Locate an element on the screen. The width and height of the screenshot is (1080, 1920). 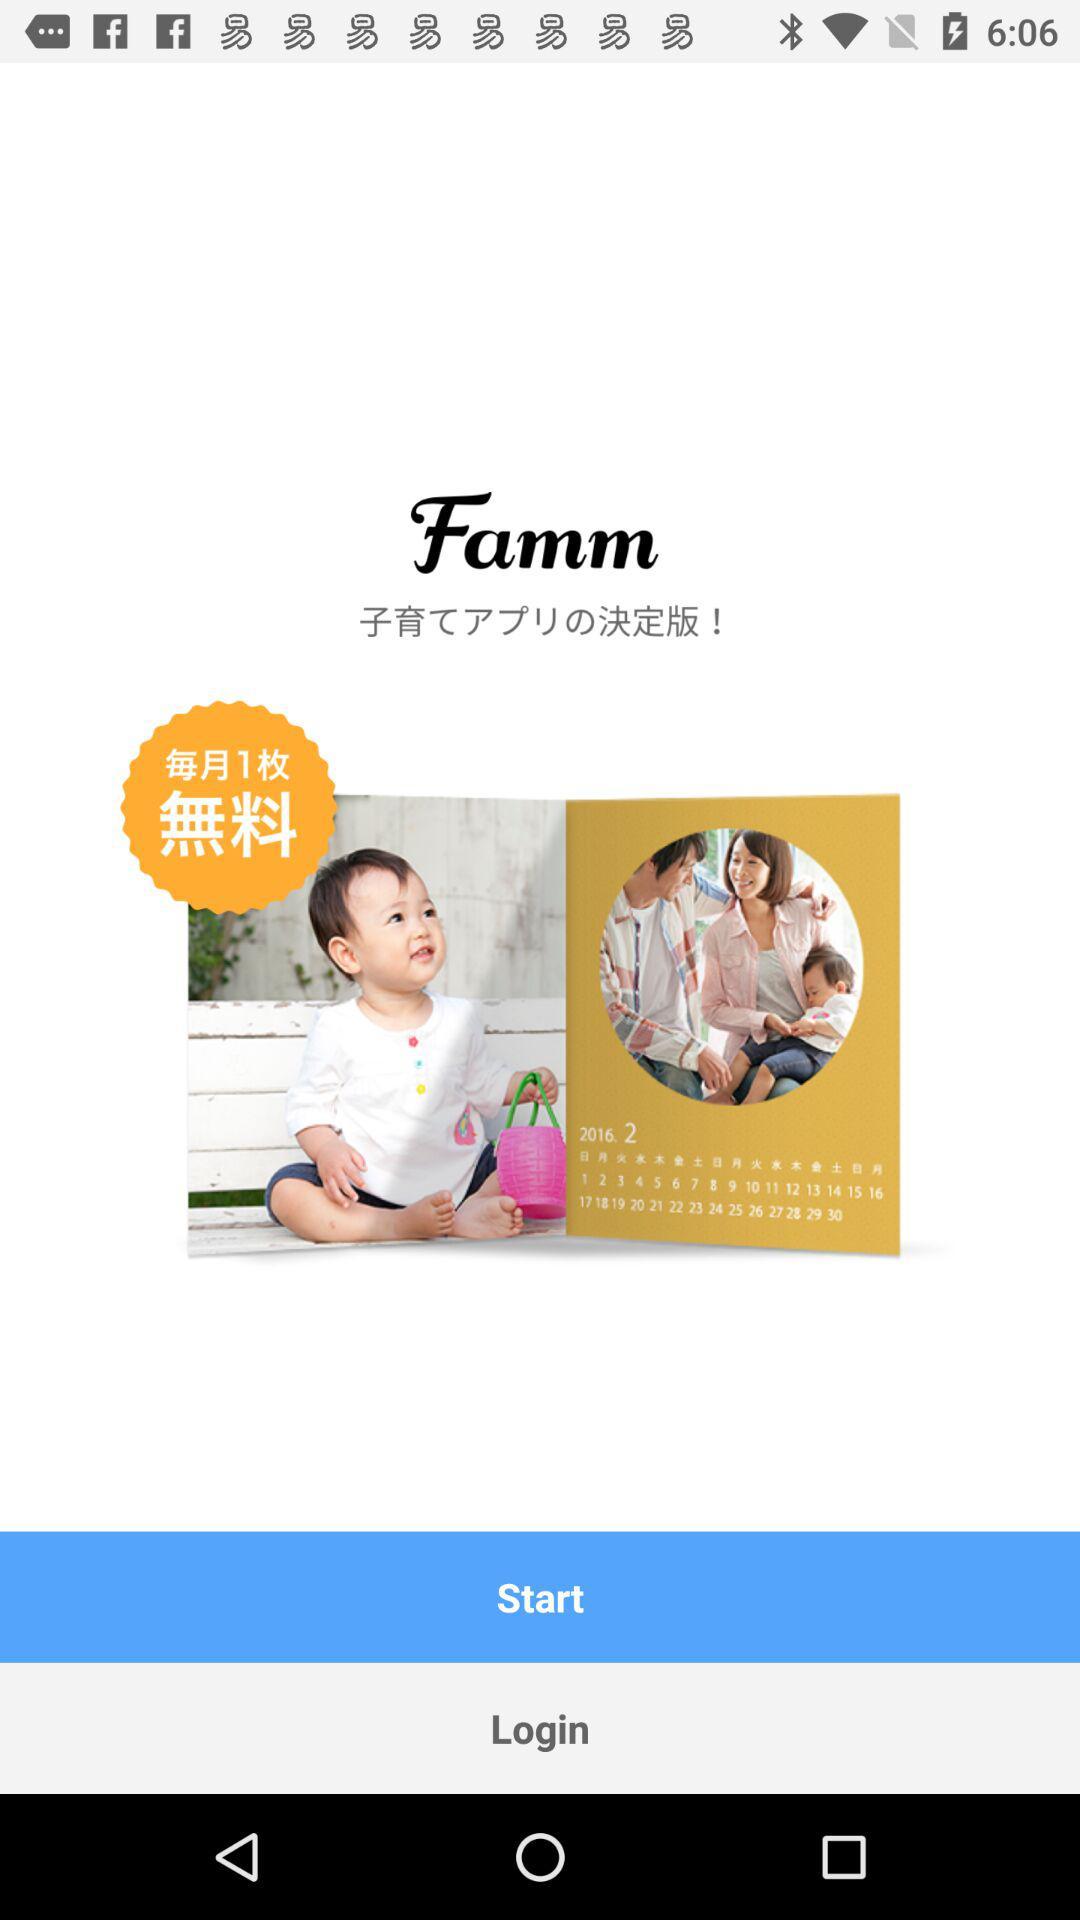
login icon is located at coordinates (540, 1727).